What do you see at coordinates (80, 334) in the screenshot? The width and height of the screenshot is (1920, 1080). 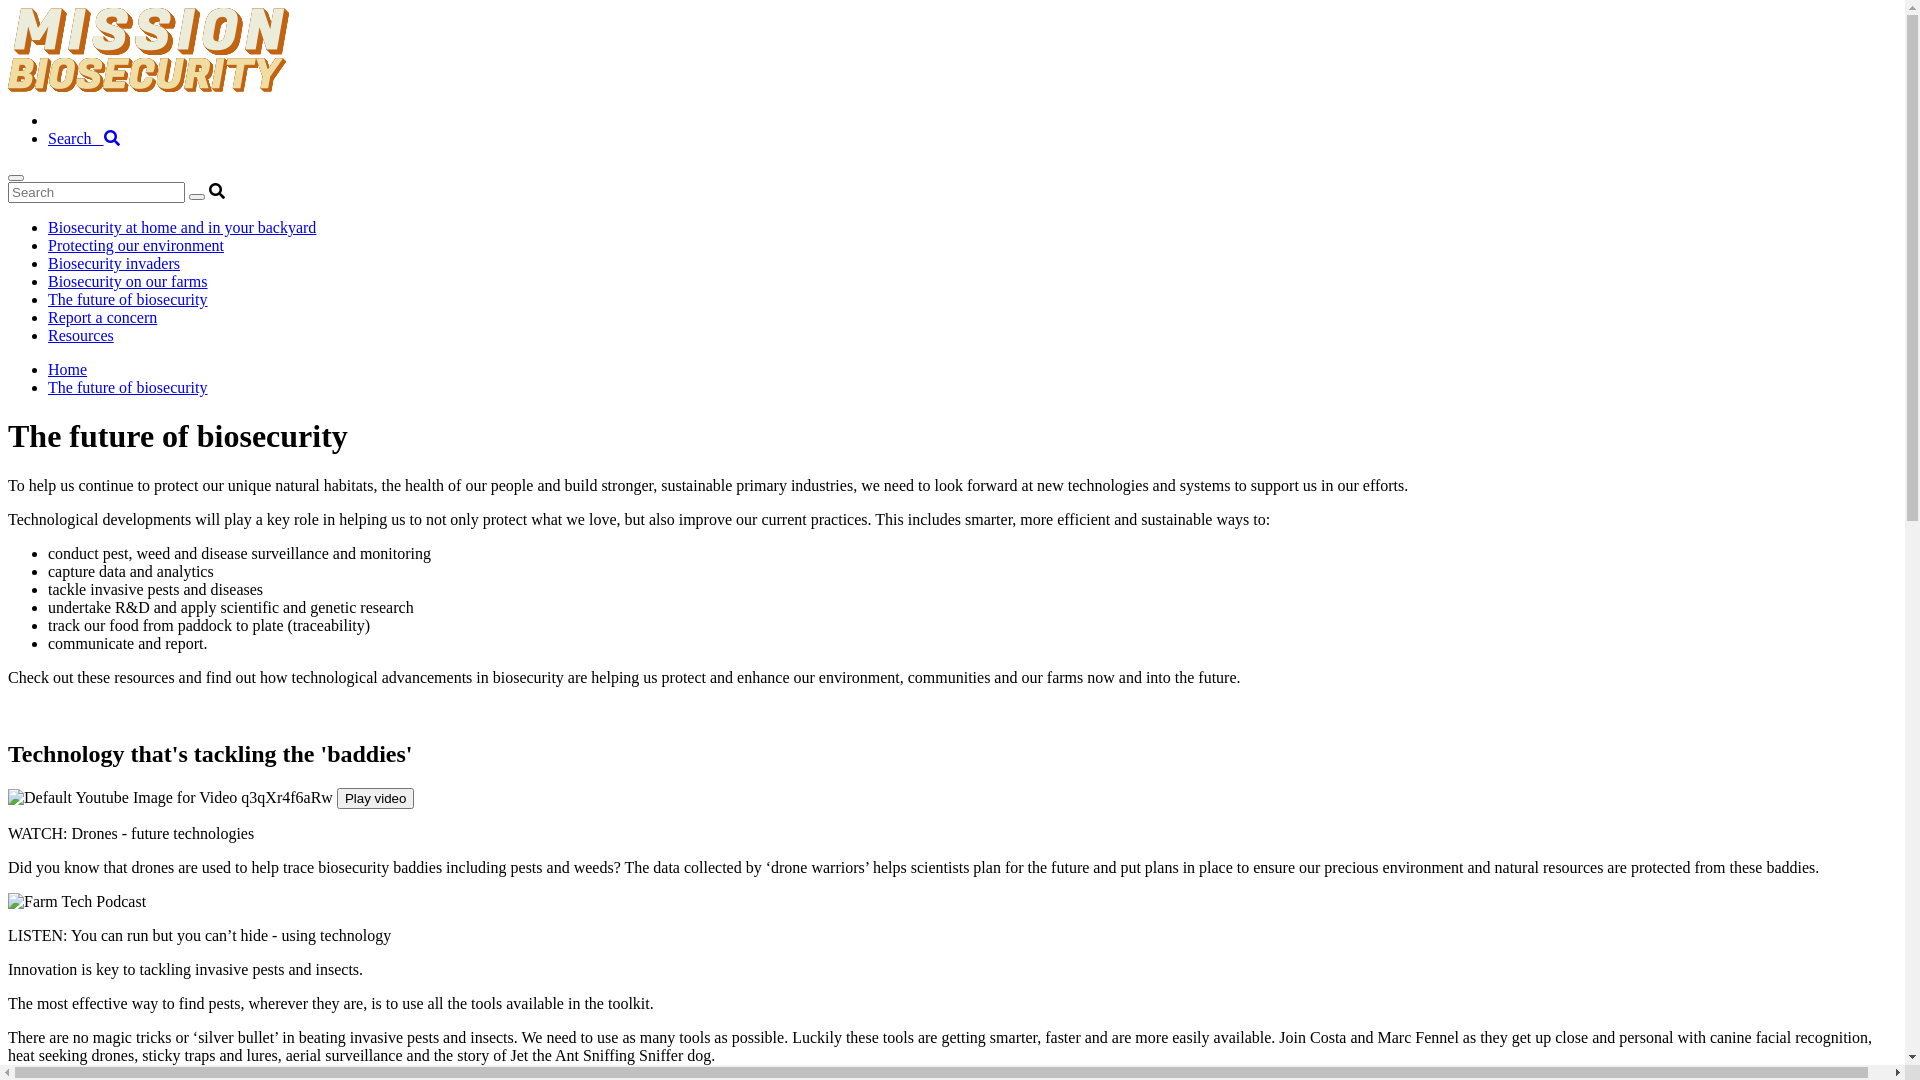 I see `'Resources'` at bounding box center [80, 334].